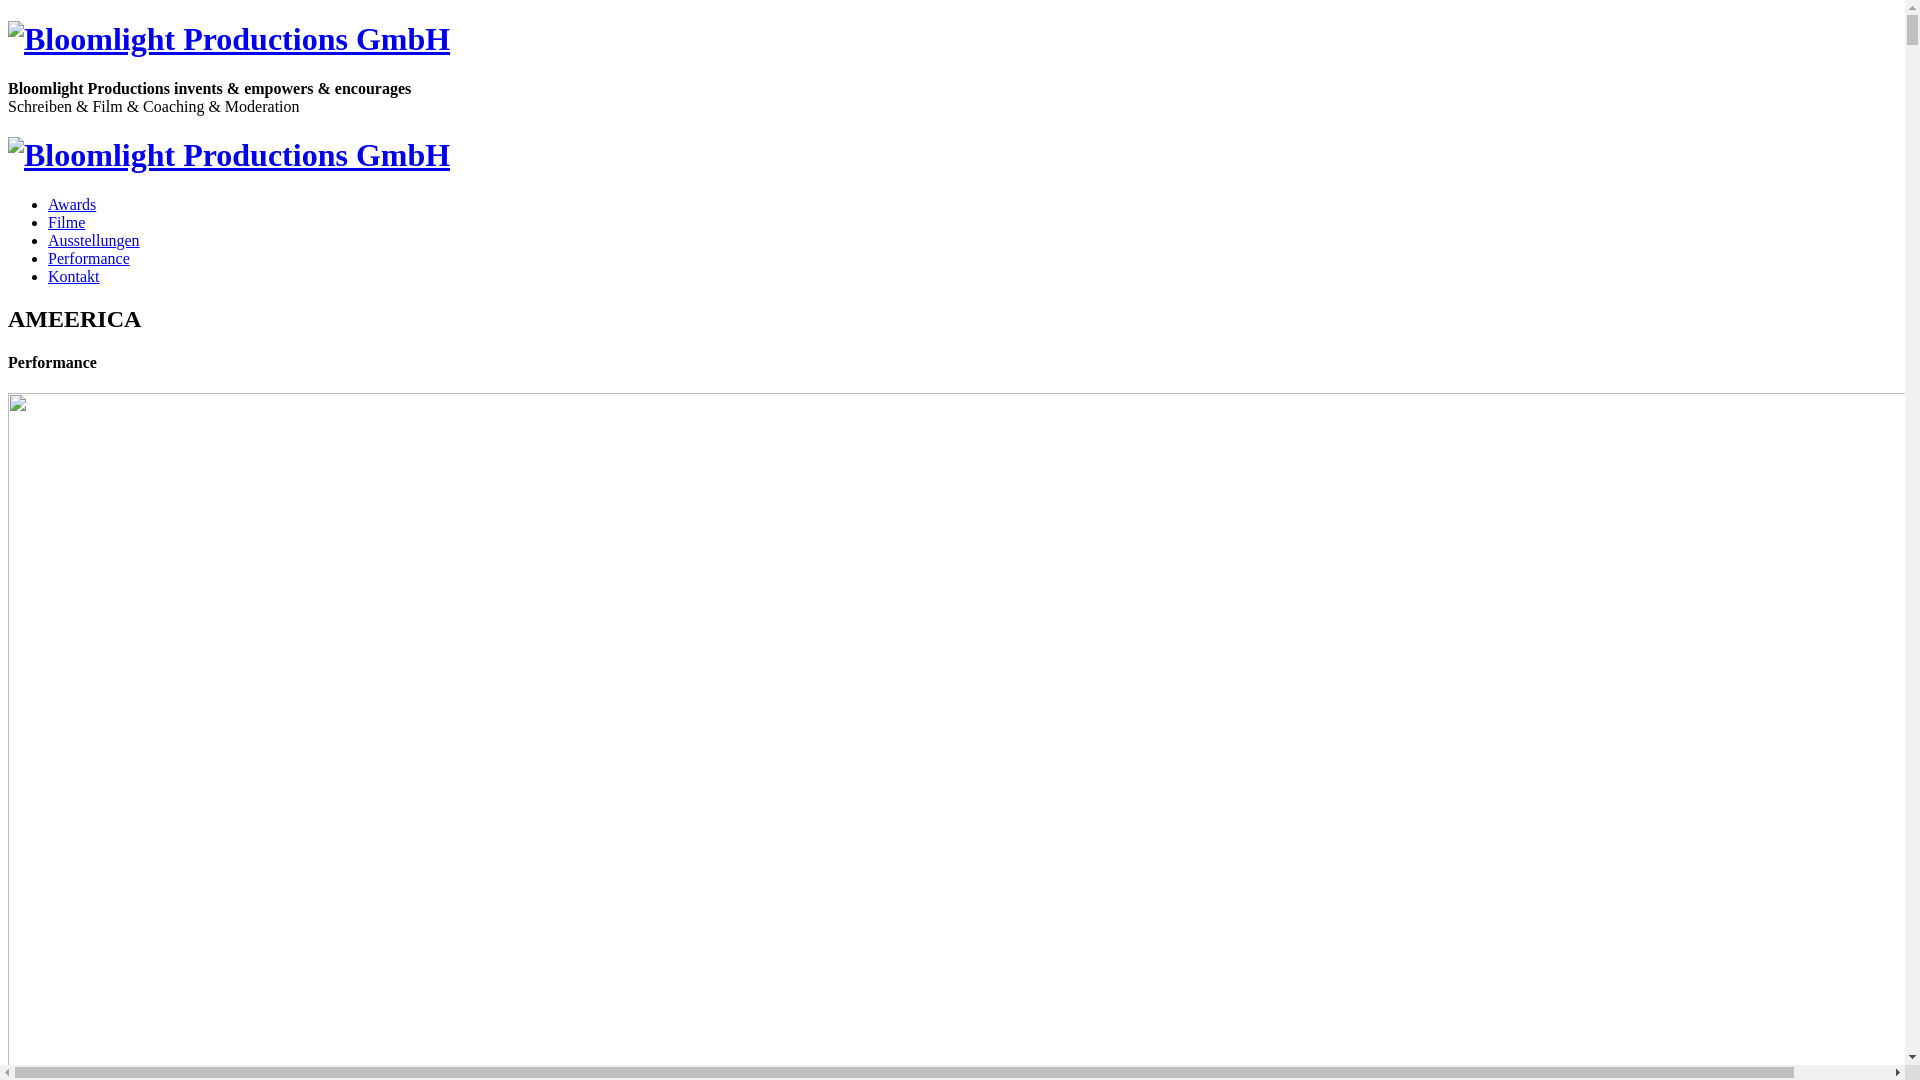 Image resolution: width=1920 pixels, height=1080 pixels. What do you see at coordinates (88, 257) in the screenshot?
I see `'Performance'` at bounding box center [88, 257].